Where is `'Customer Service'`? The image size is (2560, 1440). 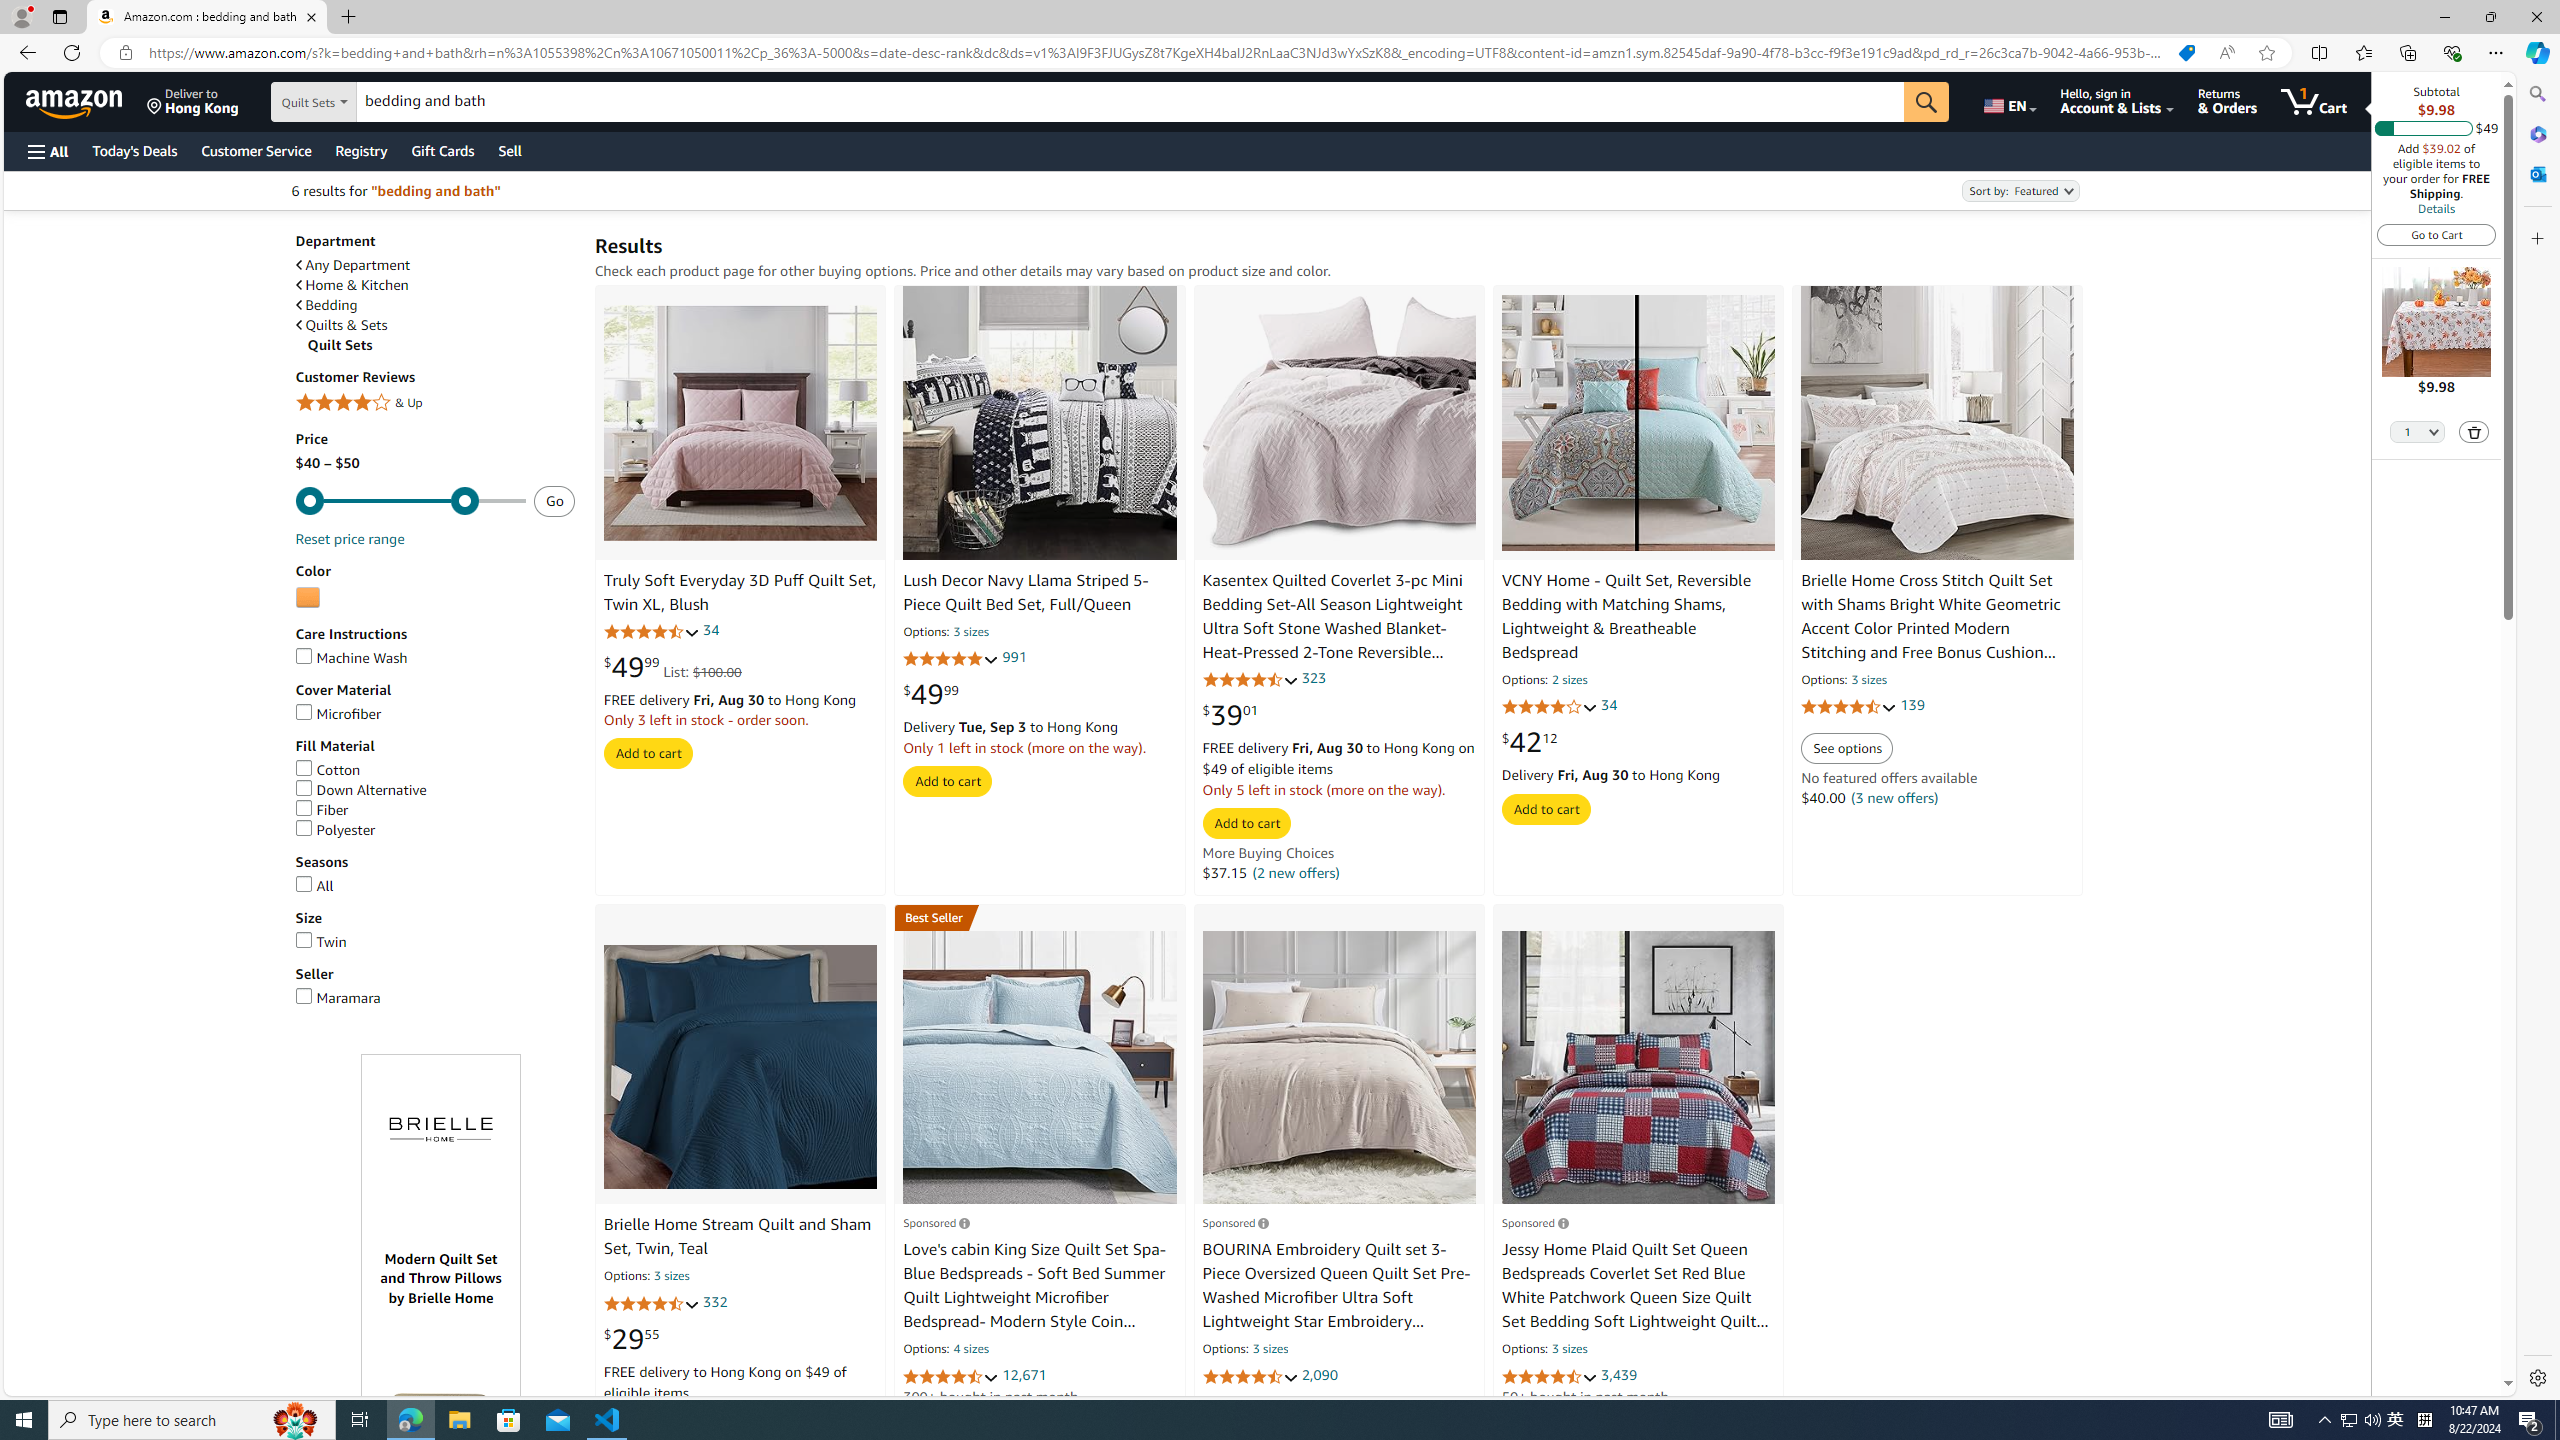
'Customer Service' is located at coordinates (256, 150).